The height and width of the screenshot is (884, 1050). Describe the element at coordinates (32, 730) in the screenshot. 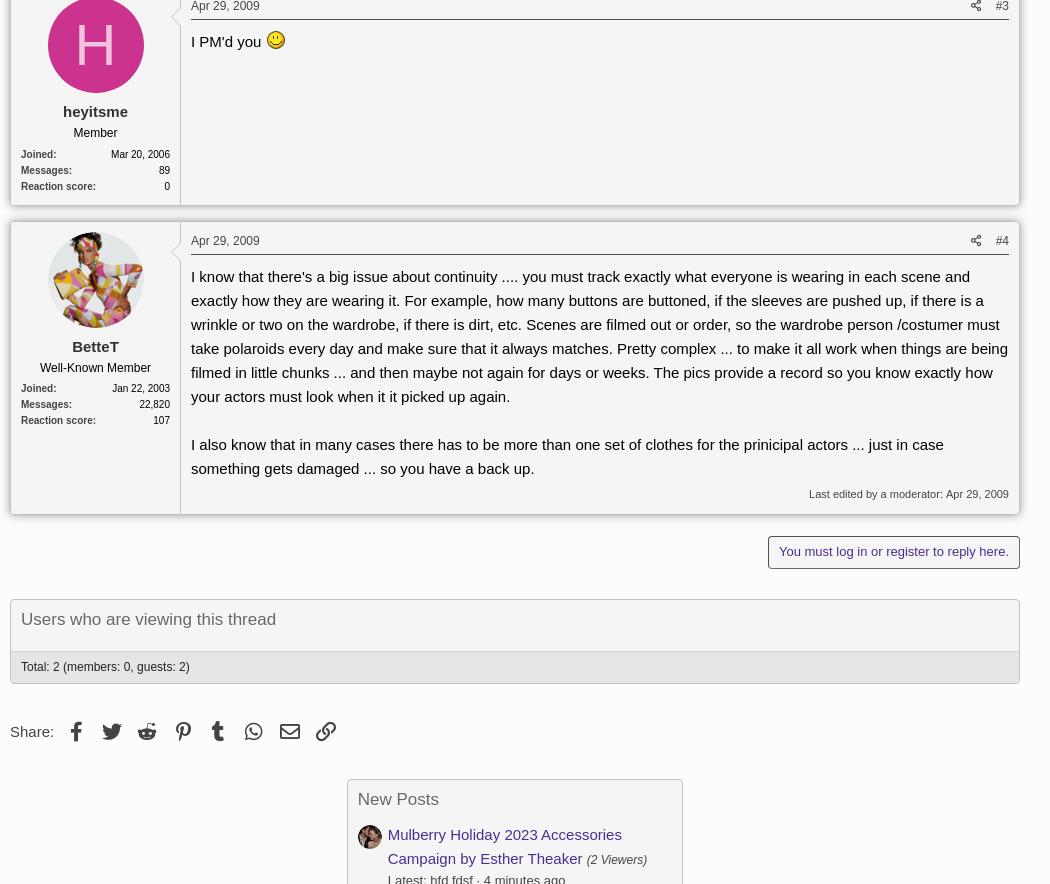

I see `'Share:'` at that location.